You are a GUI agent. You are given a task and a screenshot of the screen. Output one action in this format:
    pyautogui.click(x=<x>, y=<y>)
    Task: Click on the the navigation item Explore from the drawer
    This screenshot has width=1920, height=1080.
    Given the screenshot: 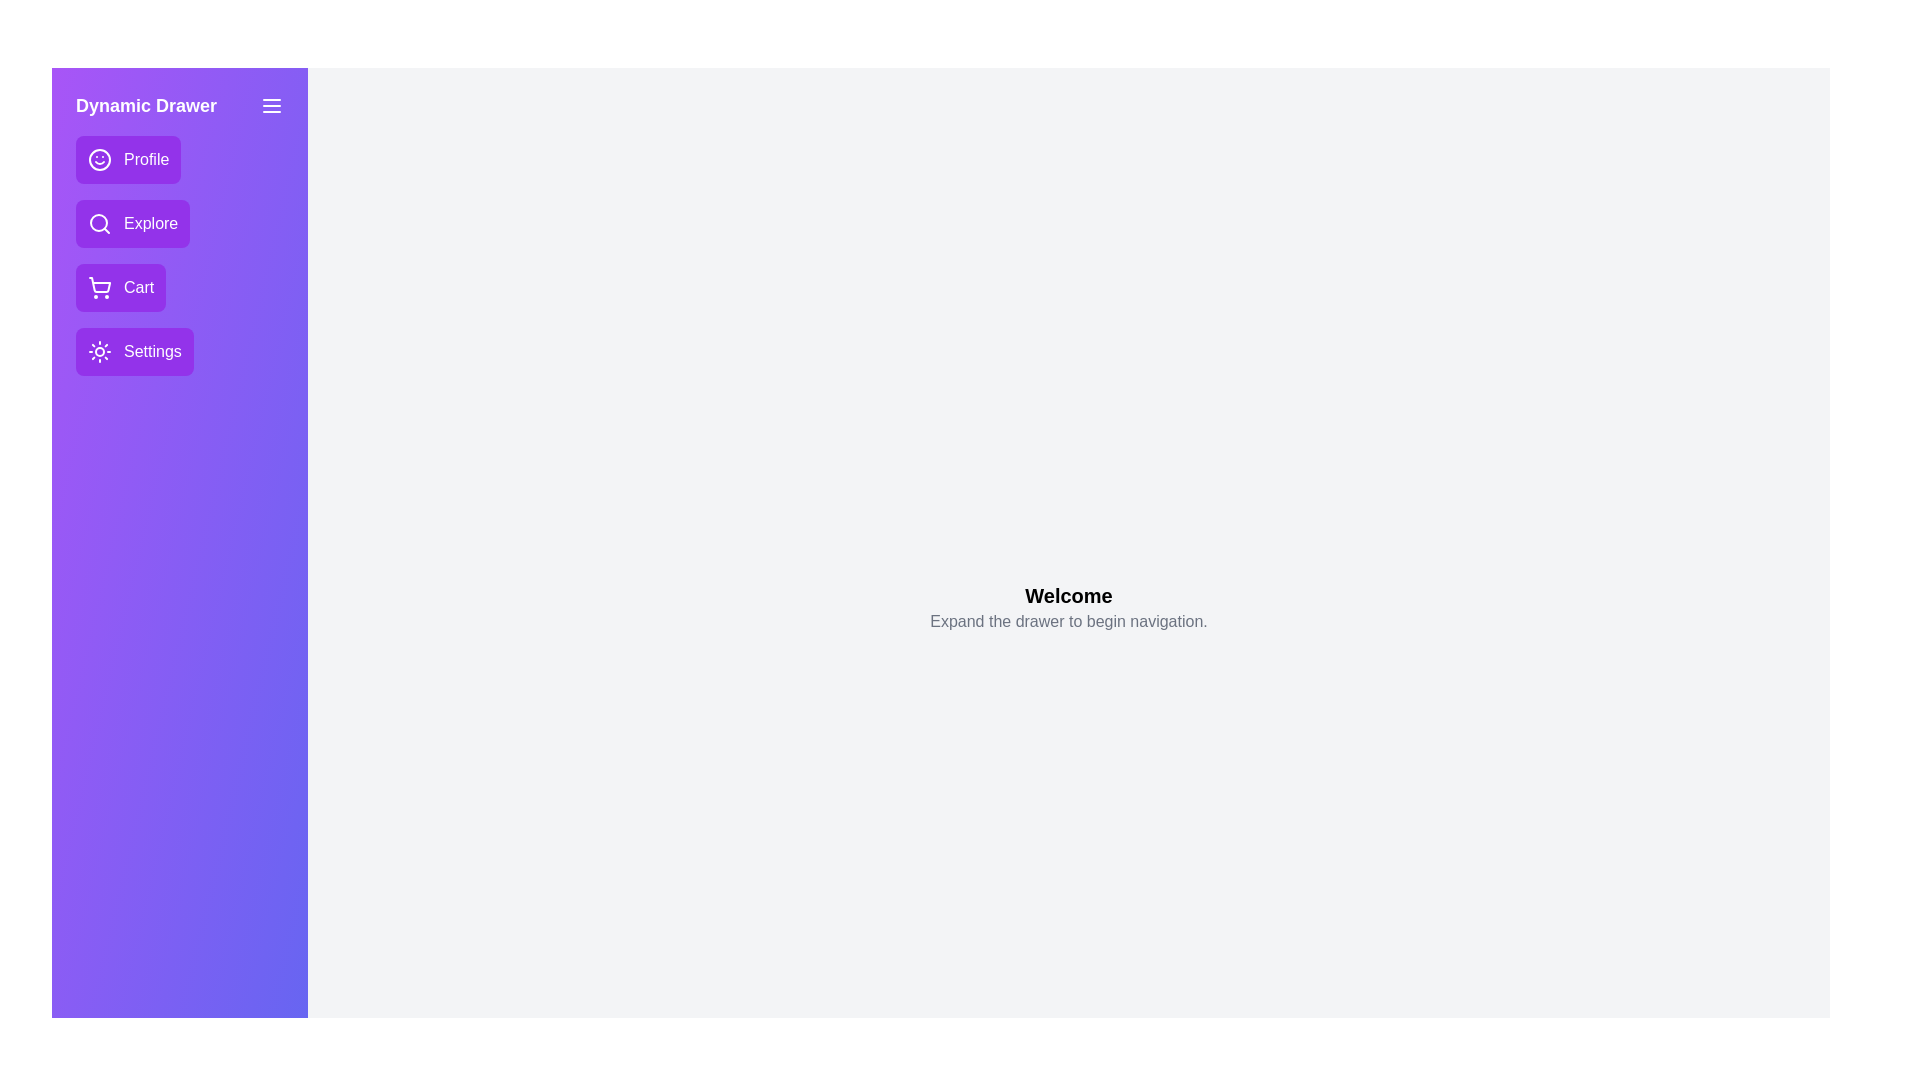 What is the action you would take?
    pyautogui.click(x=132, y=223)
    